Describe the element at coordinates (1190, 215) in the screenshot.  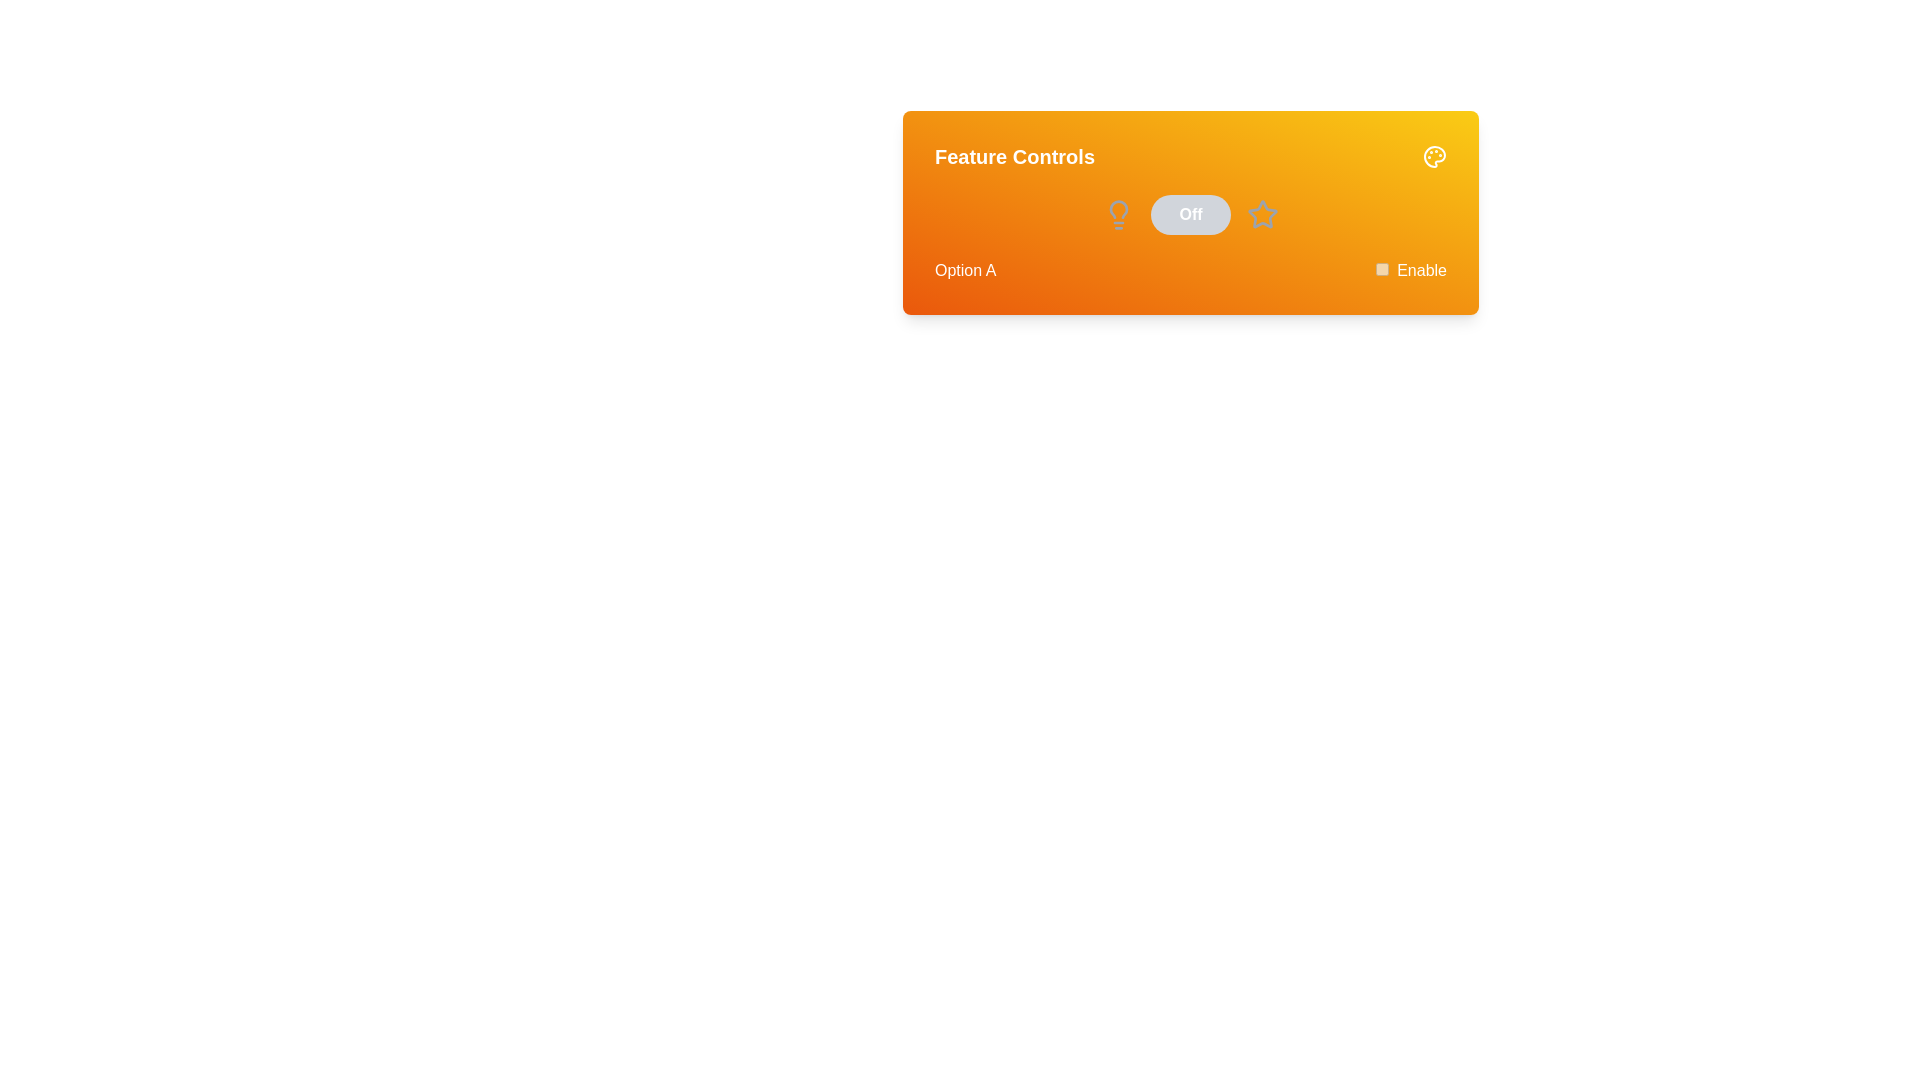
I see `the centrally positioned toggle button between the lightbulb icon and the star icon` at that location.